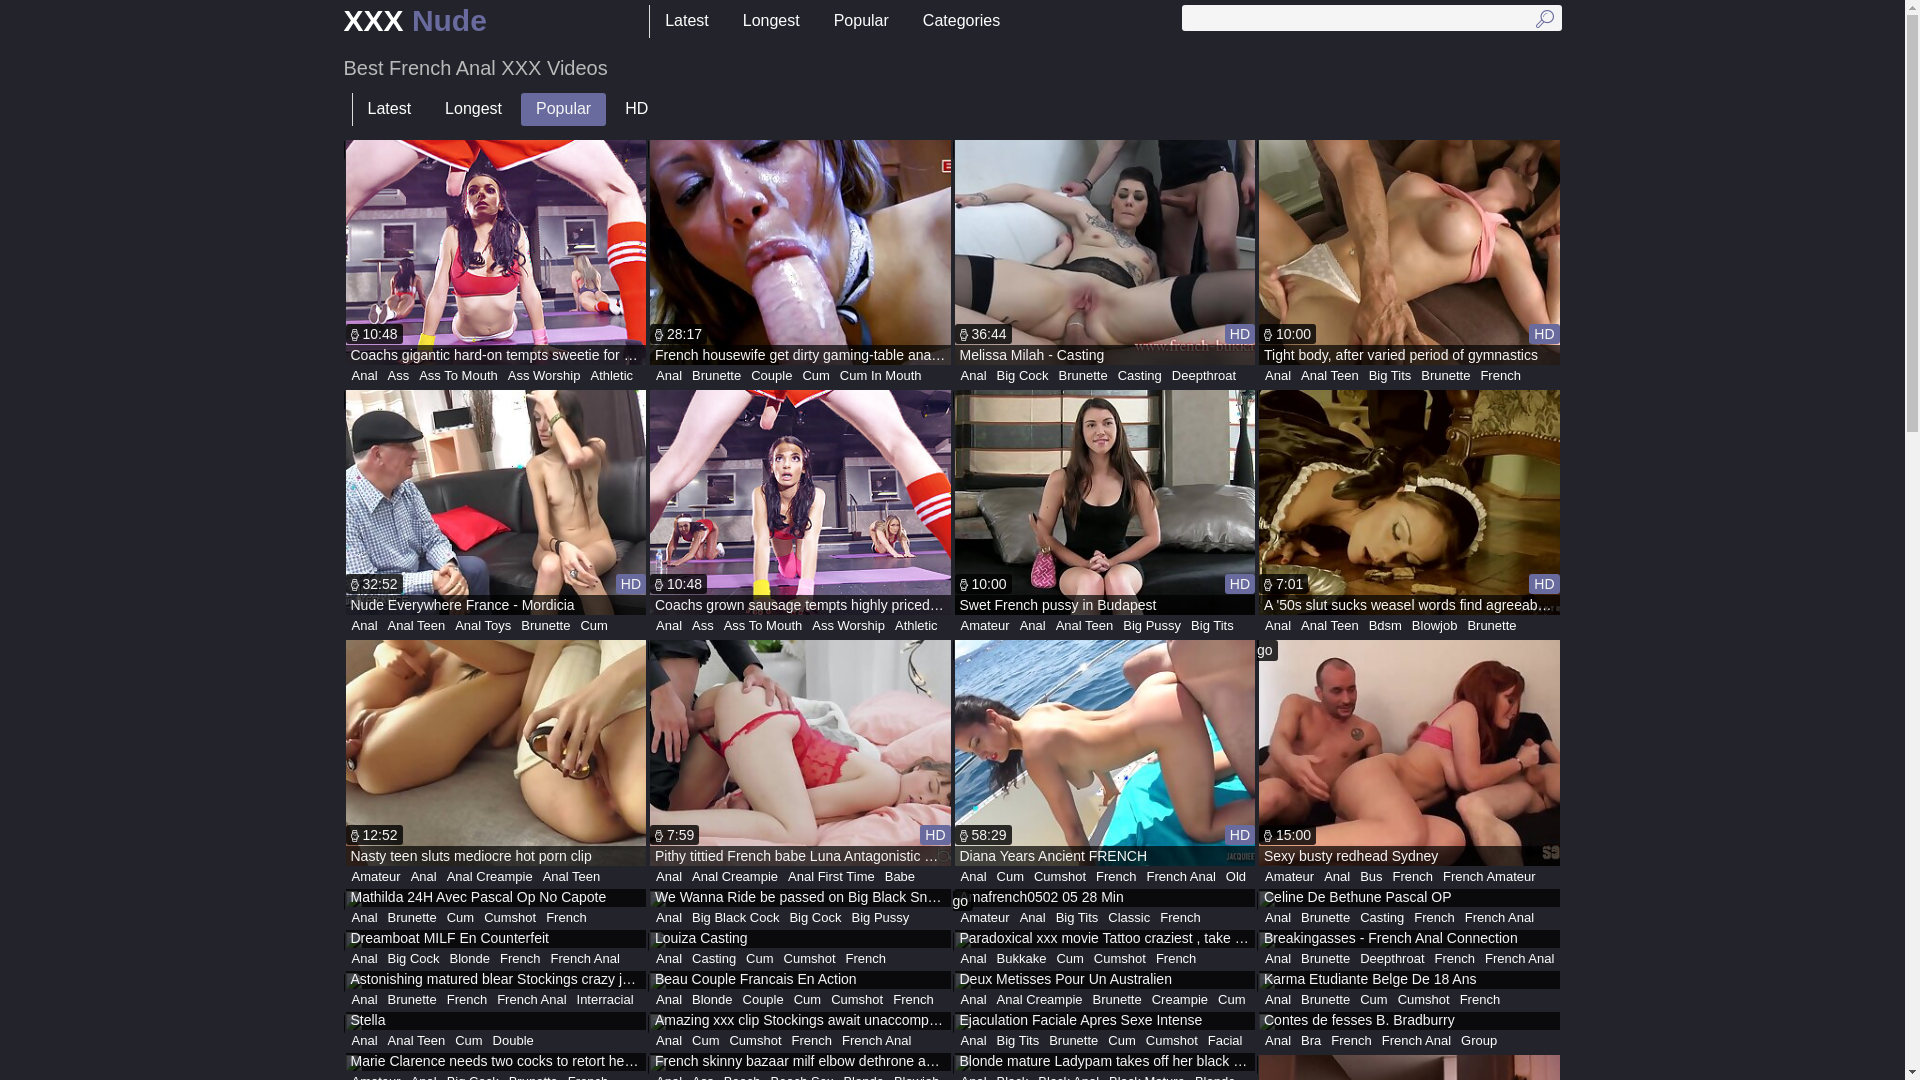  I want to click on 'Melissa Milah - Casting, so click(1103, 251).